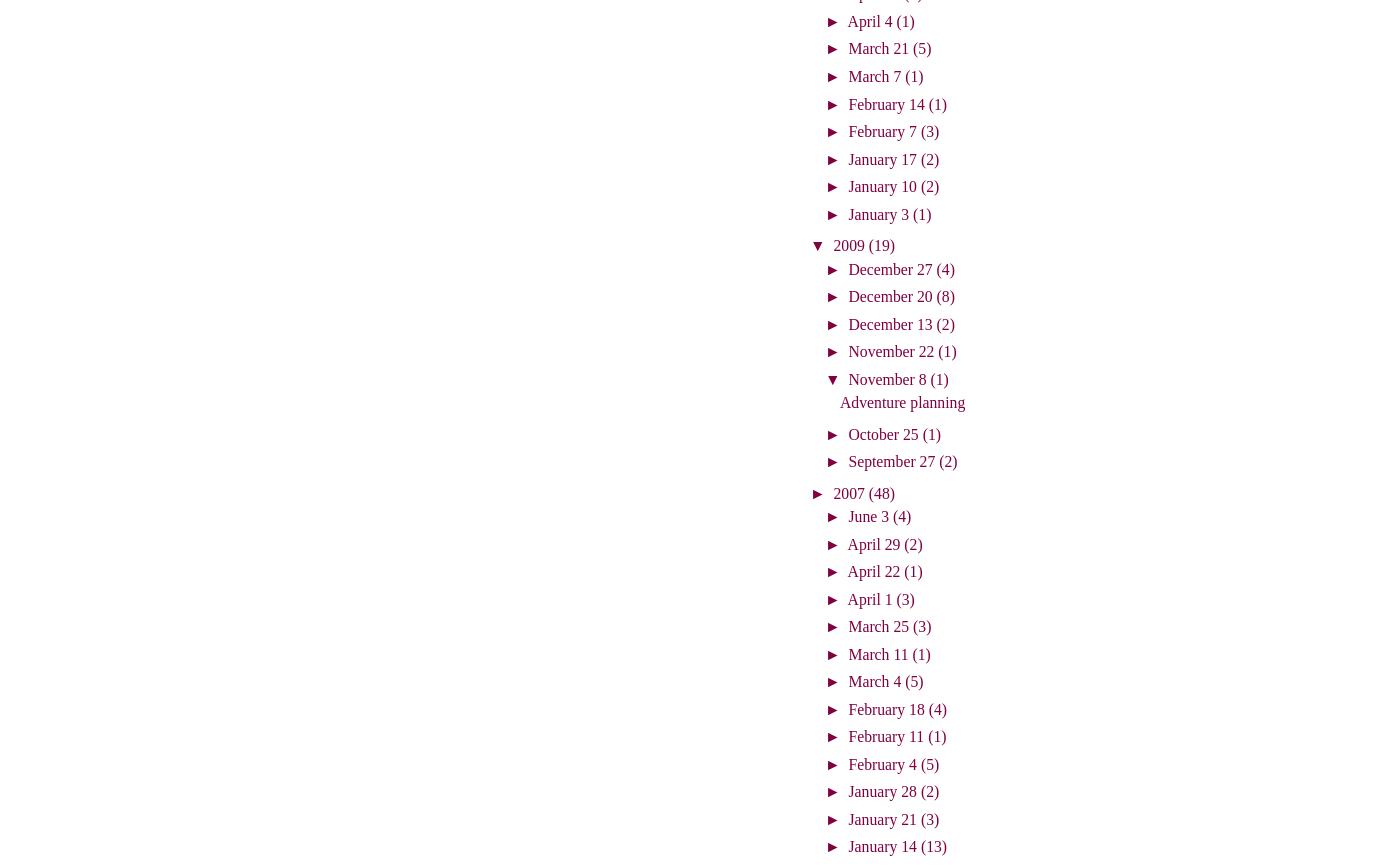  Describe the element at coordinates (881, 244) in the screenshot. I see `'(19)'` at that location.